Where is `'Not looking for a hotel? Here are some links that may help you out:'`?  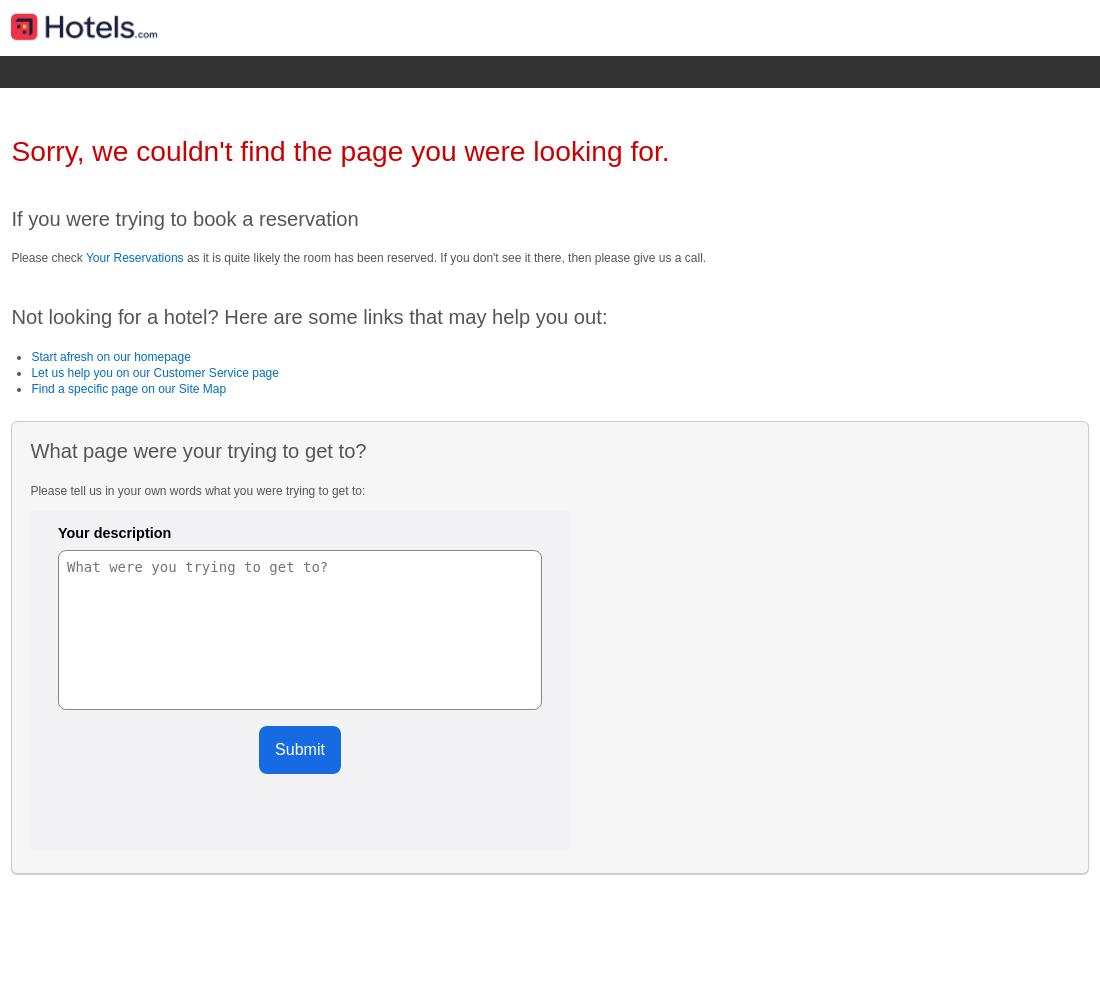
'Not looking for a hotel? Here are some links that may help you out:' is located at coordinates (307, 316).